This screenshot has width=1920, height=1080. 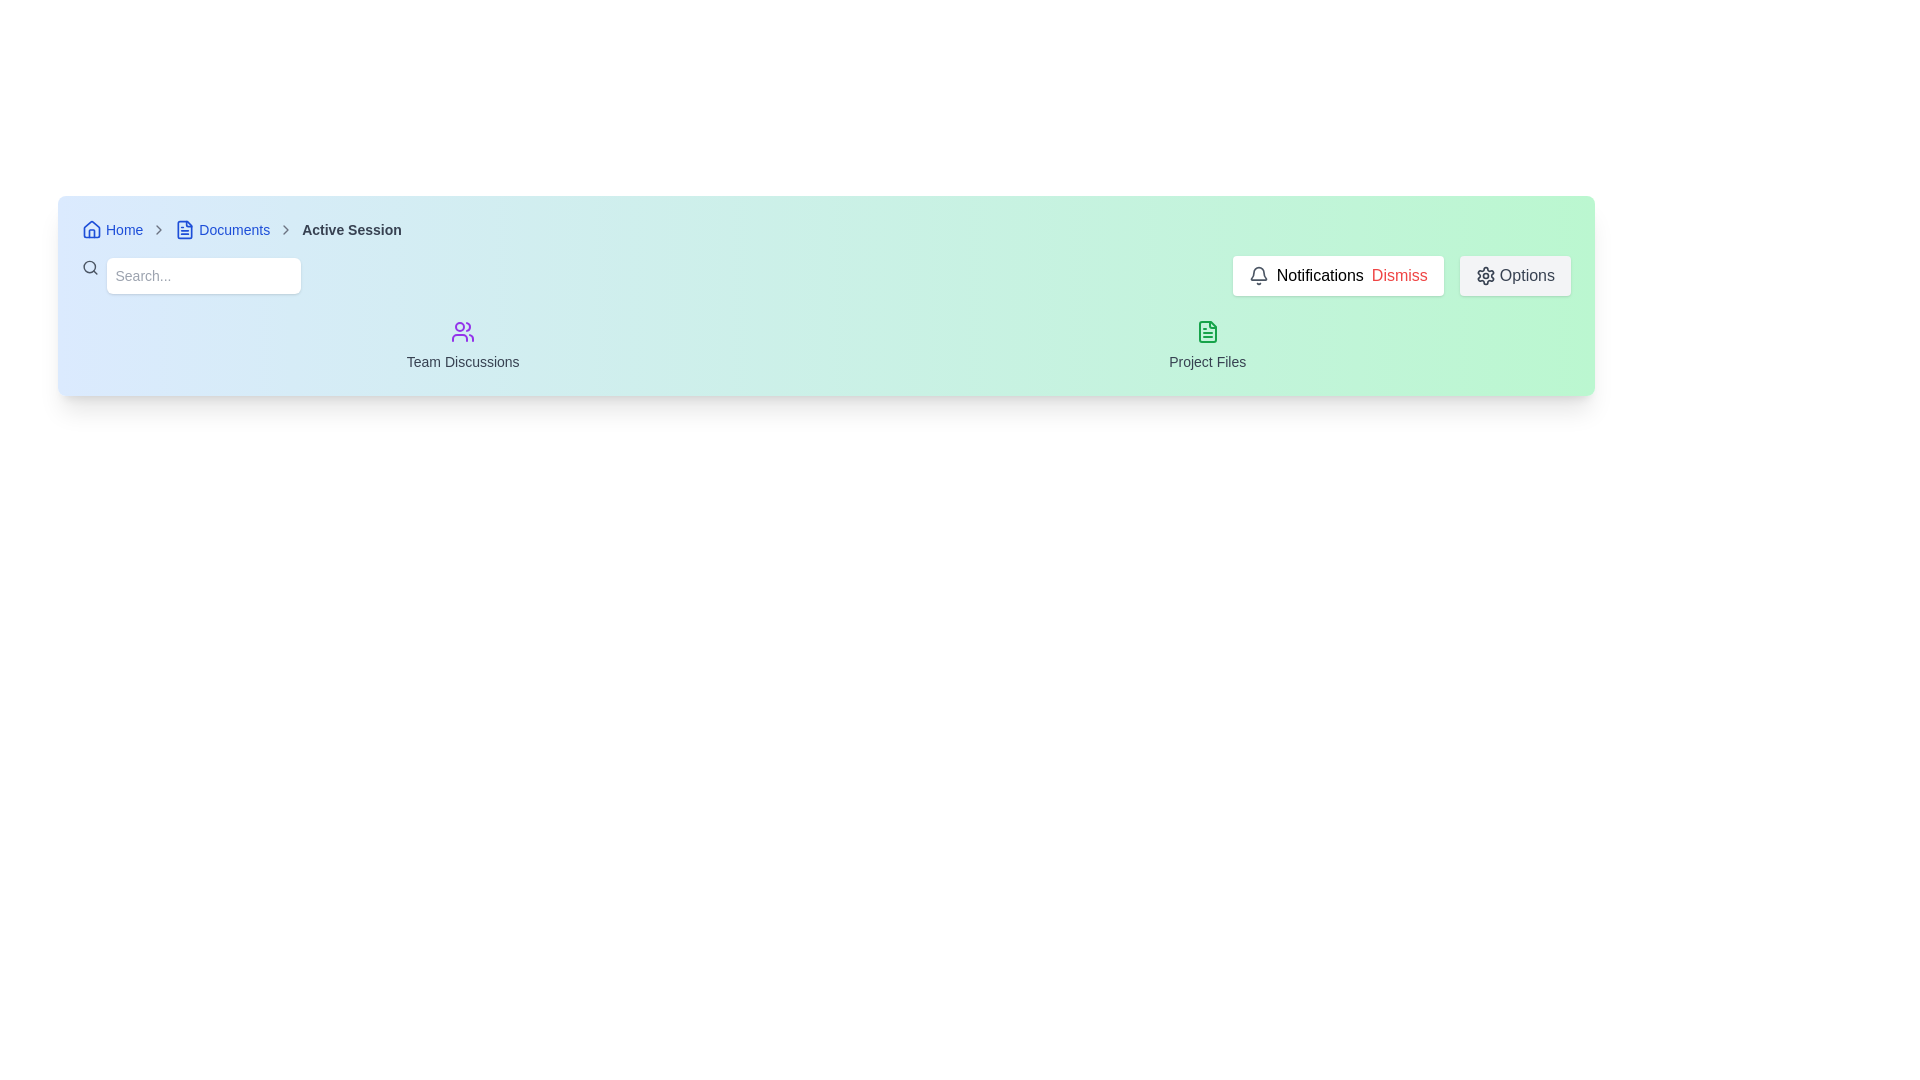 What do you see at coordinates (351, 229) in the screenshot?
I see `the Text Label that indicates the current page or section, which is the last item in the breadcrumb navigation sequence, positioned to the right of 'Documents'` at bounding box center [351, 229].